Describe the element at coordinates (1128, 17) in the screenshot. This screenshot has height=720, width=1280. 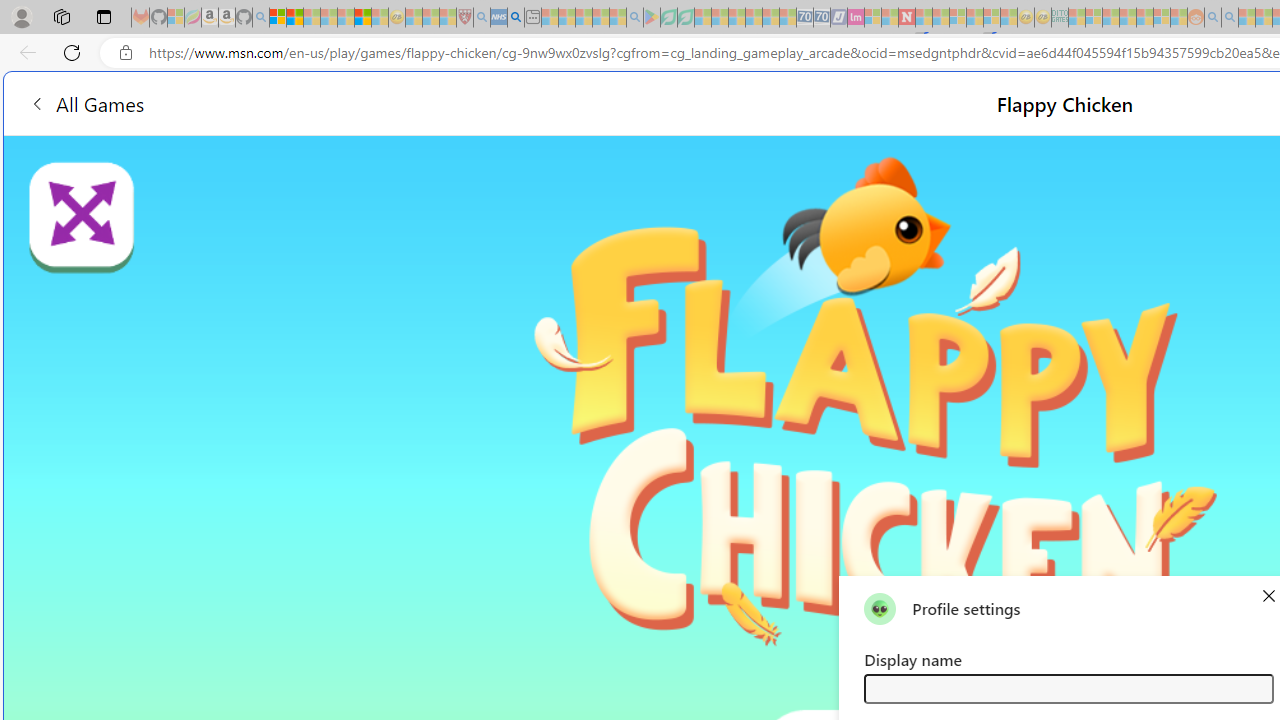
I see `'Expert Portfolios - Sleeping'` at that location.